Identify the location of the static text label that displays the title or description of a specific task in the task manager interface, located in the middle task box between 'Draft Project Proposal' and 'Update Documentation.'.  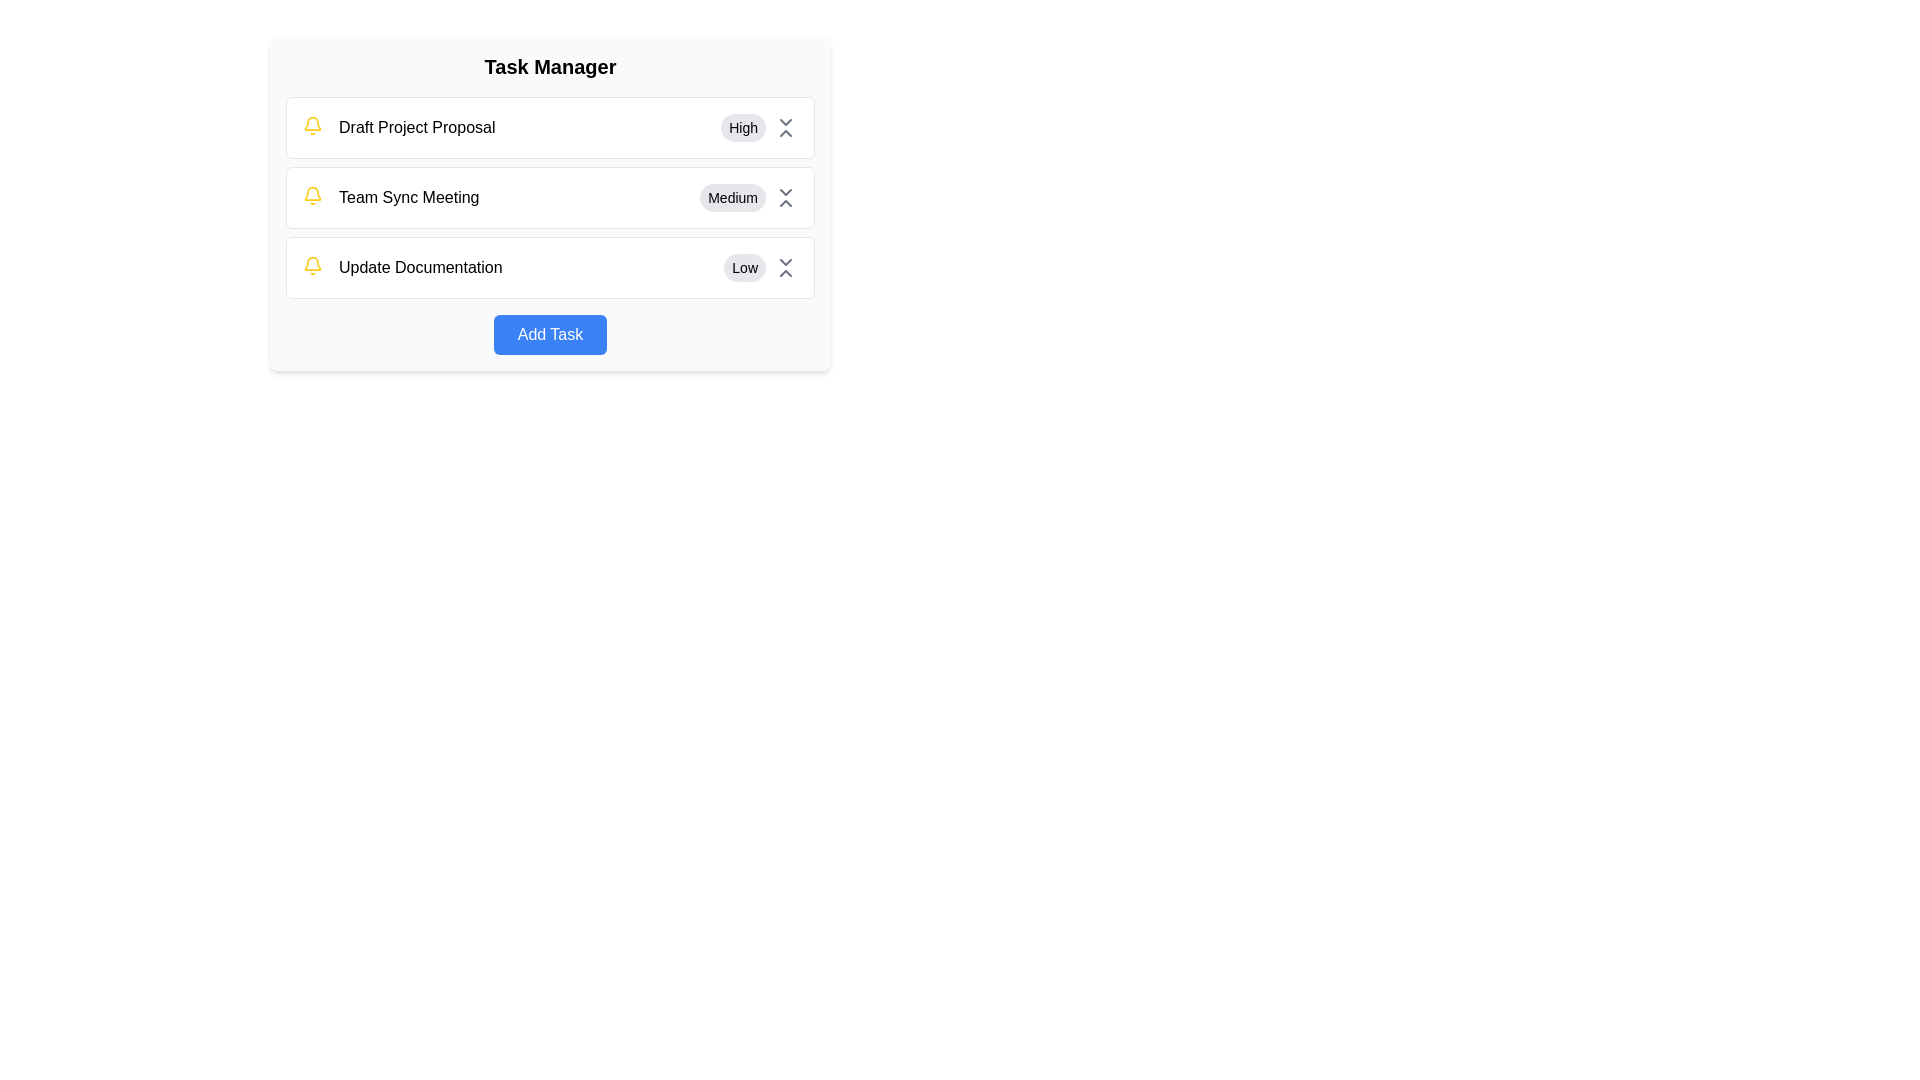
(391, 197).